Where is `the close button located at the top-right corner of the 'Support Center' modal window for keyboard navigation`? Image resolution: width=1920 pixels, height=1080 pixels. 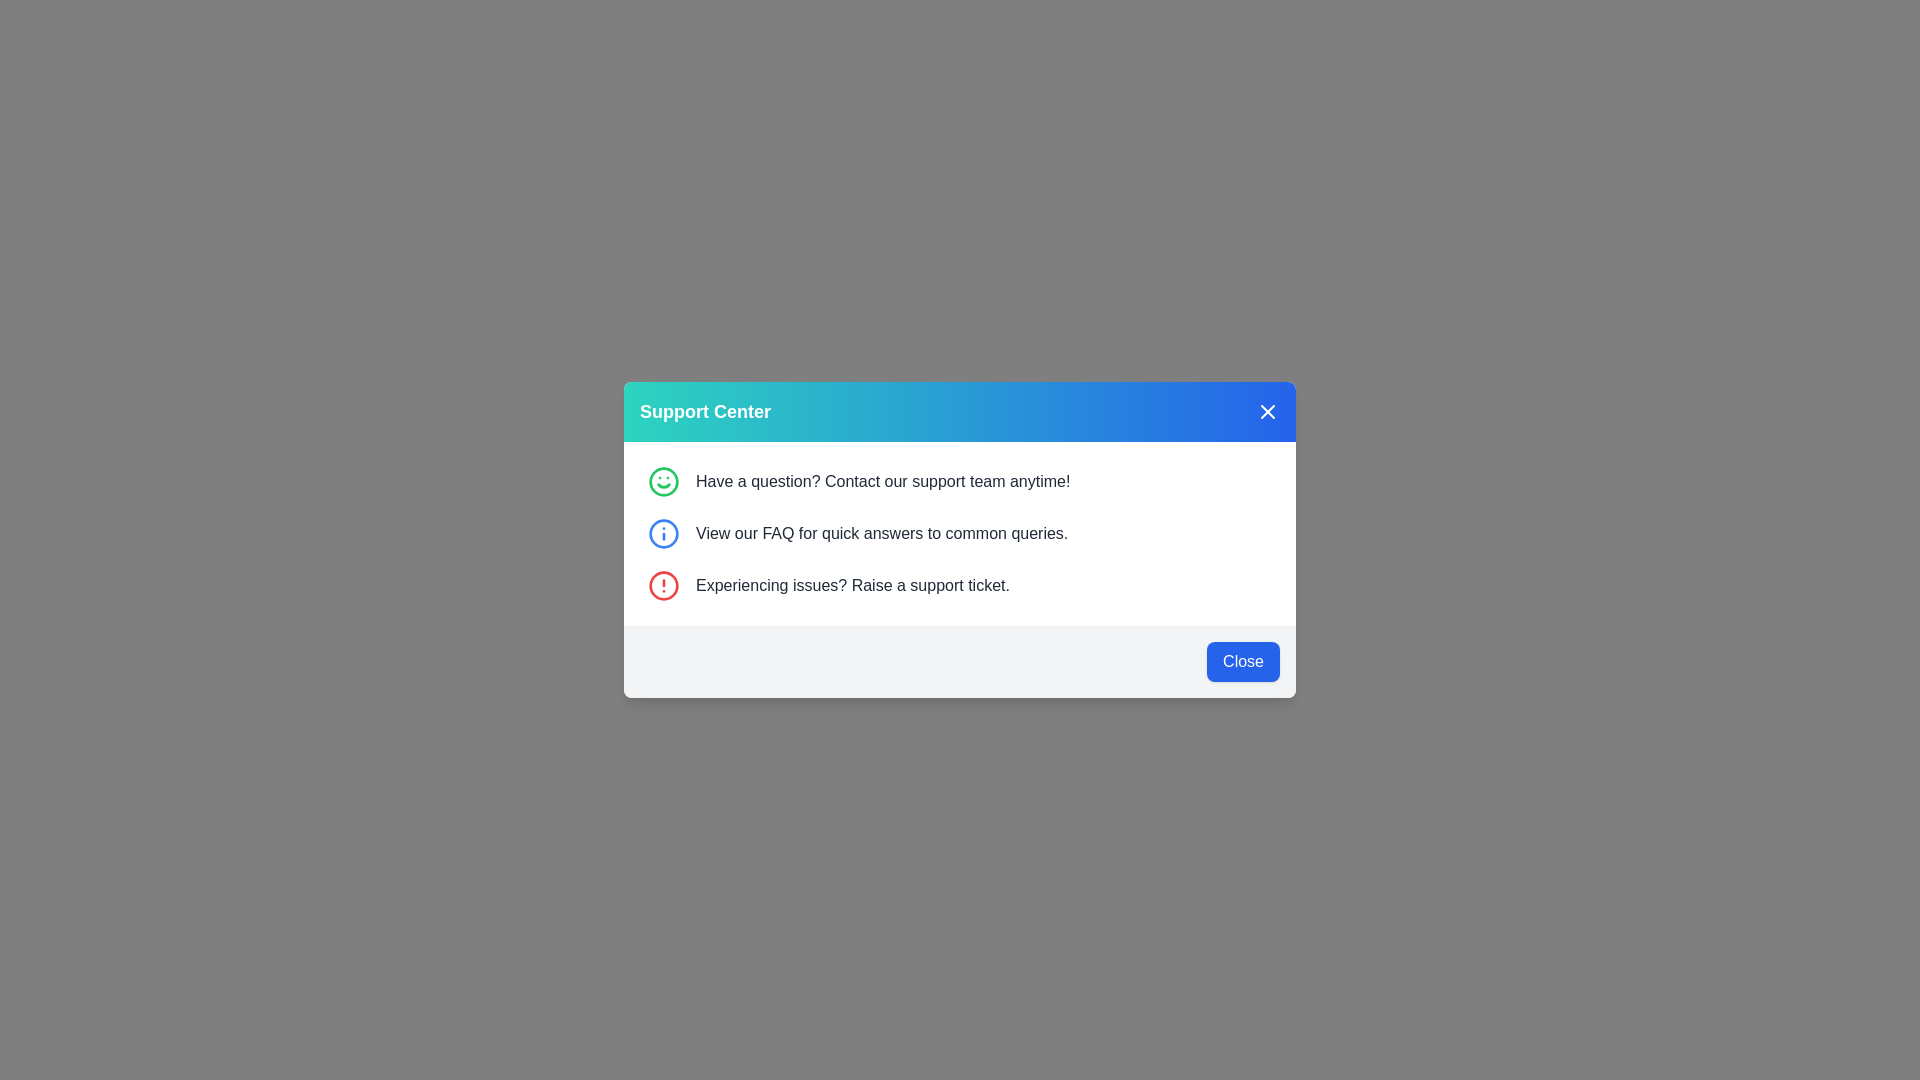
the close button located at the top-right corner of the 'Support Center' modal window for keyboard navigation is located at coordinates (1266, 411).